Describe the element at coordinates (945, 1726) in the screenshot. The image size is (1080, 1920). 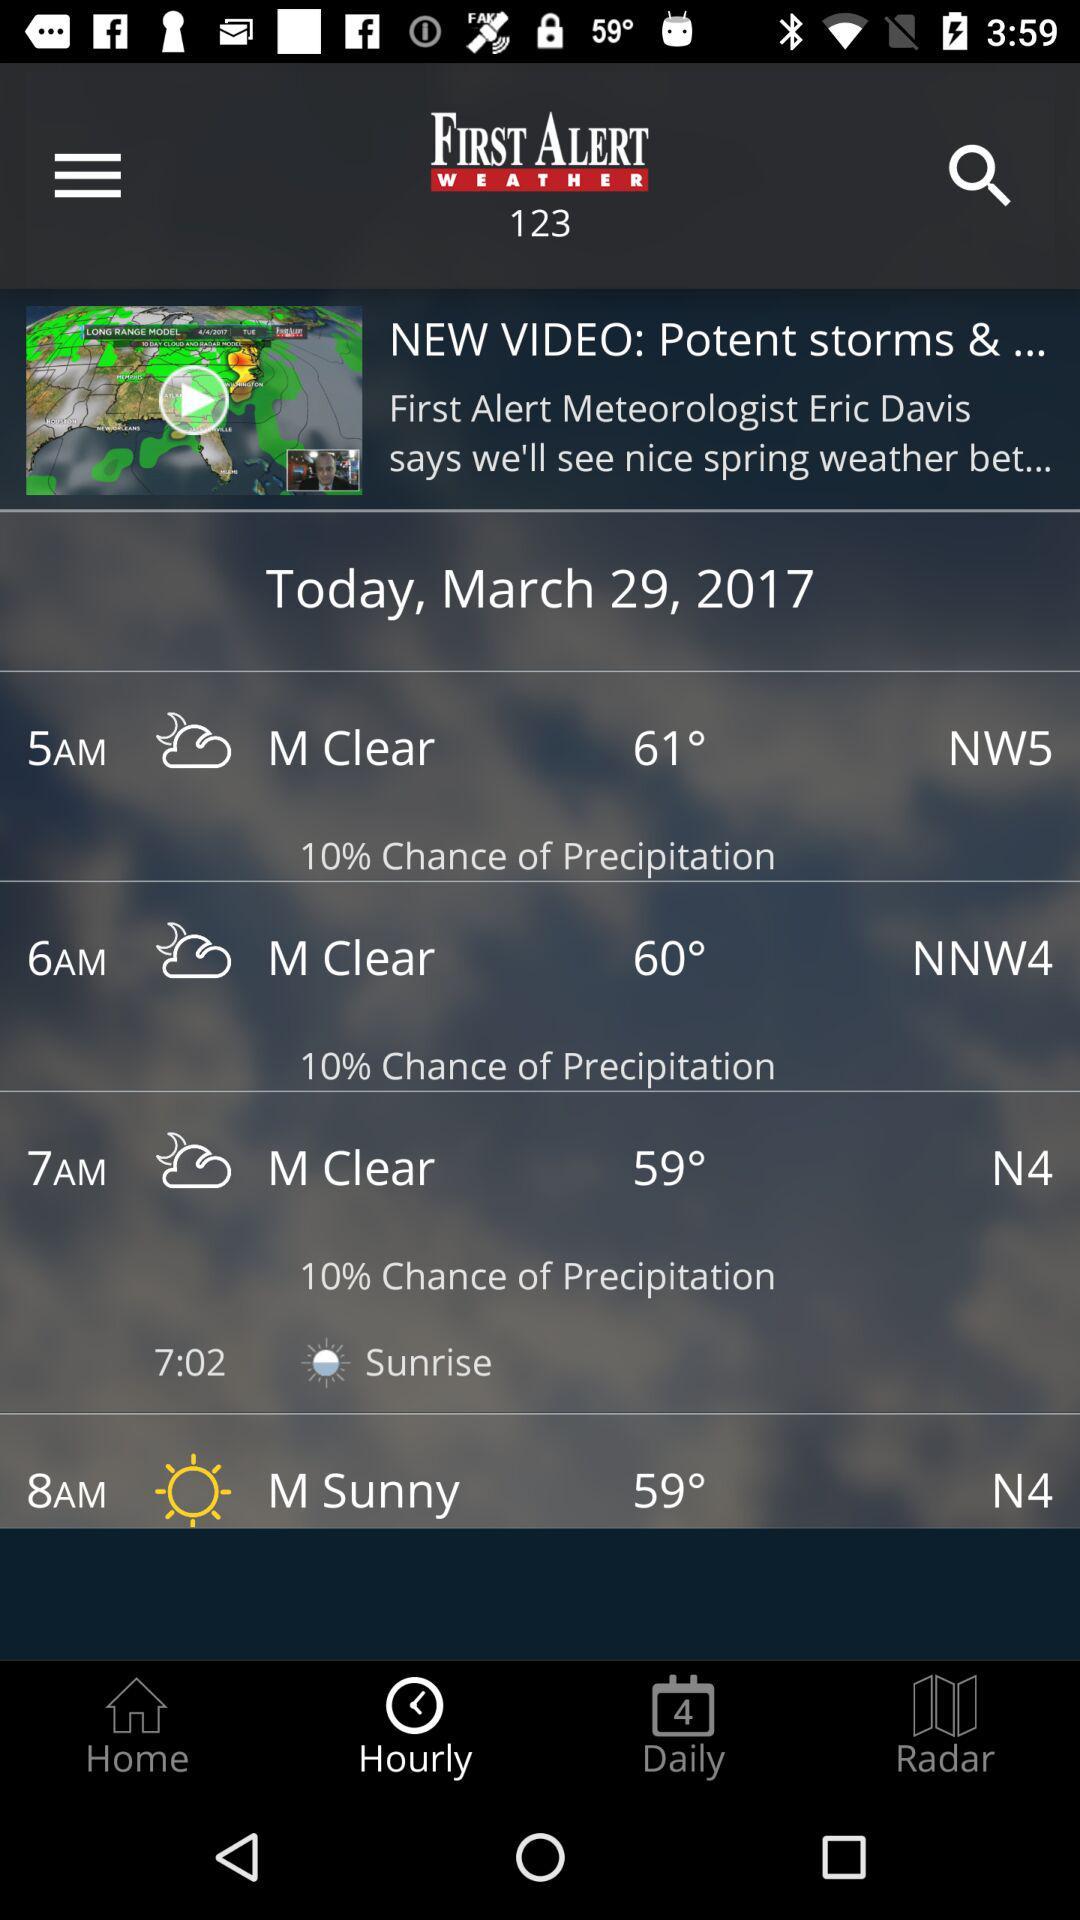
I see `the item next to the daily icon` at that location.